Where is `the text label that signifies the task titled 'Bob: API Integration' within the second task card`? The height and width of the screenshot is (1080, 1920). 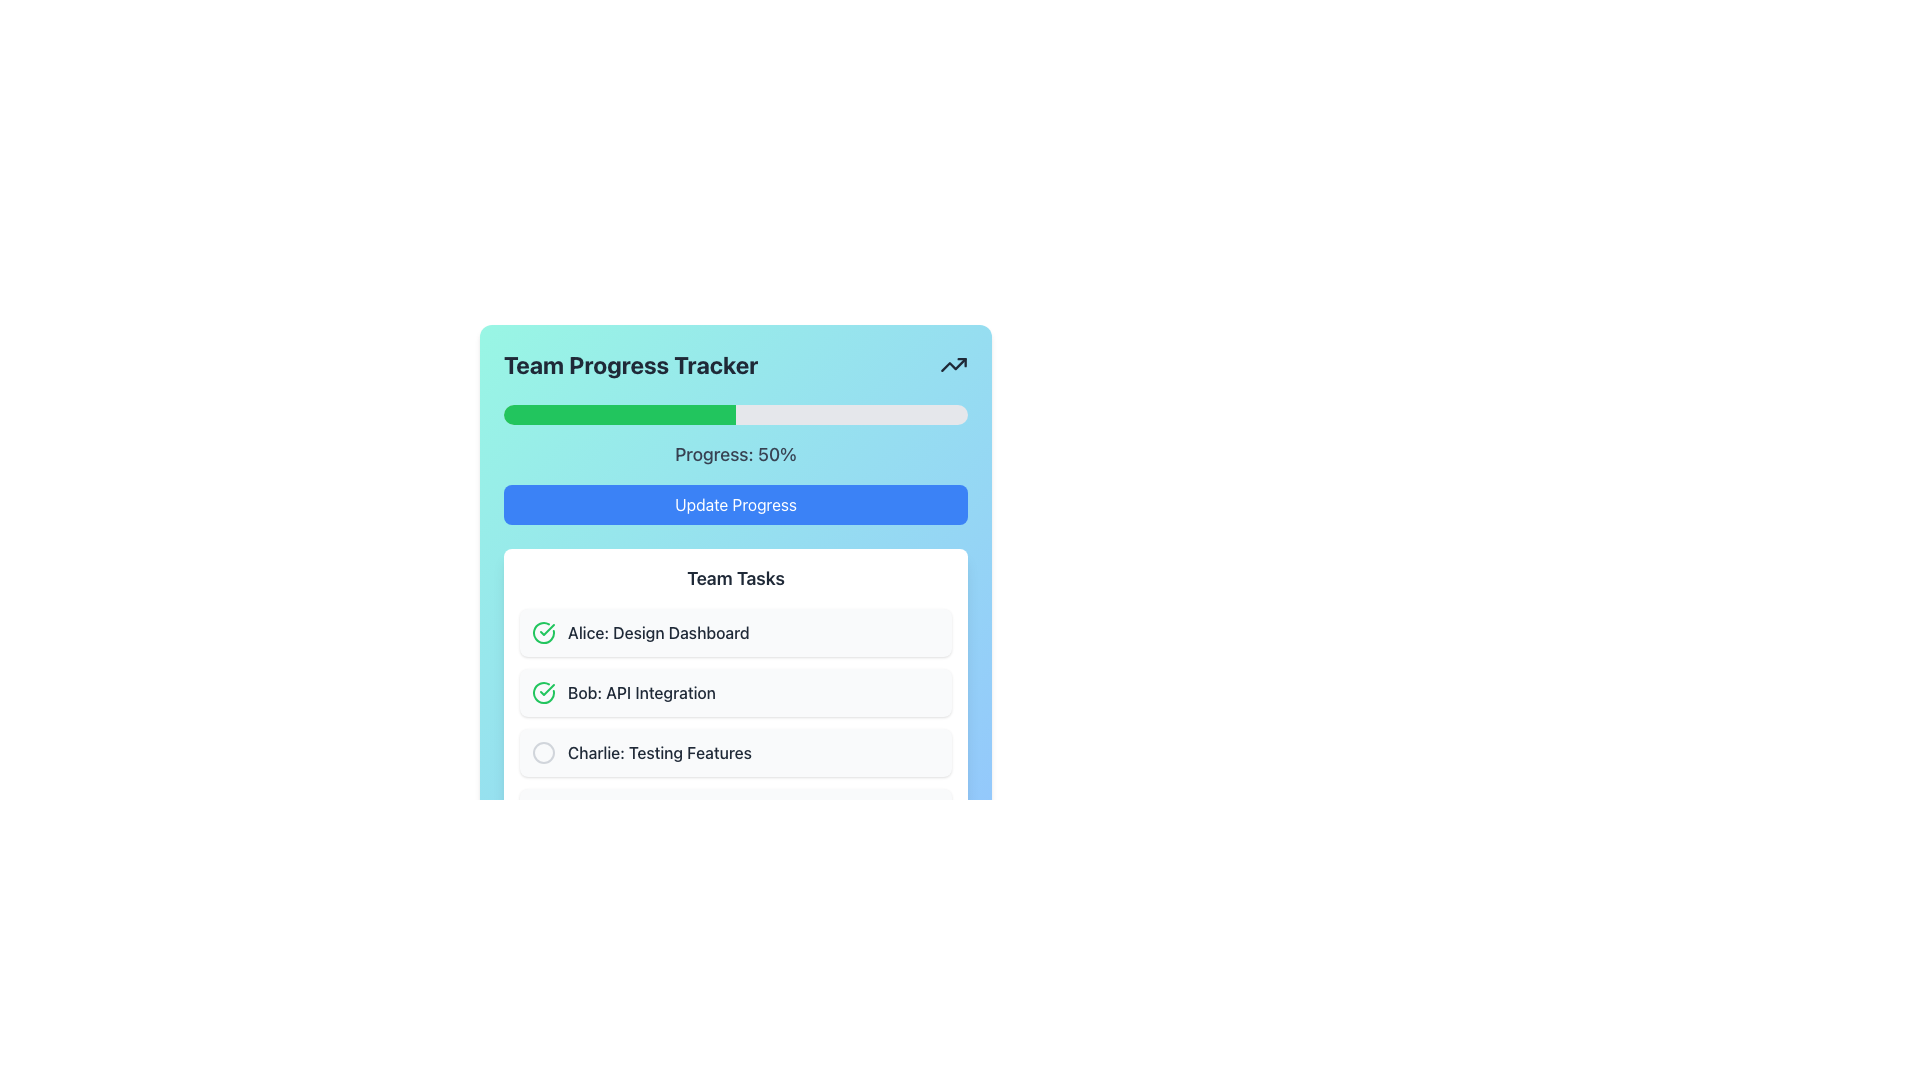
the text label that signifies the task titled 'Bob: API Integration' within the second task card is located at coordinates (642, 692).